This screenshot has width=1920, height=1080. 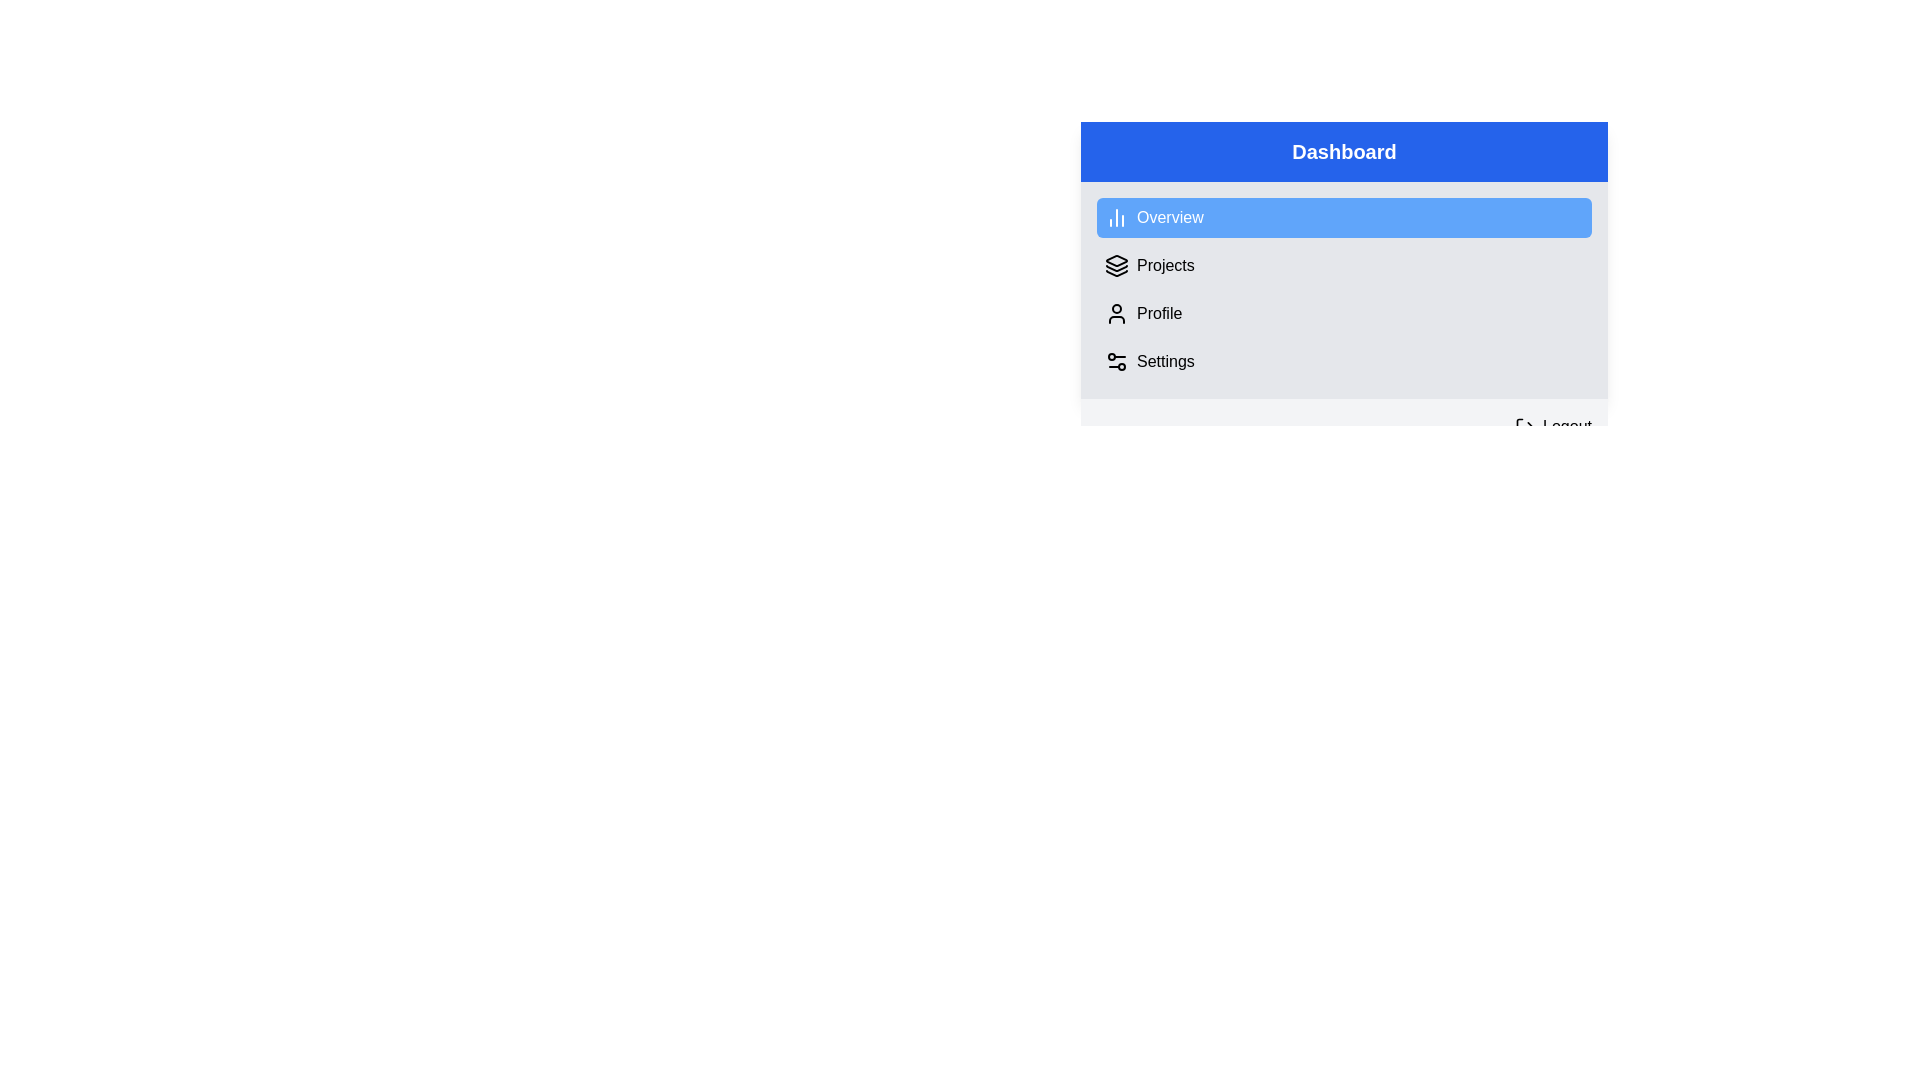 What do you see at coordinates (1116, 313) in the screenshot?
I see `the user icon represented by an SVG graphic with black outlines in the sidebar menu under the 'Profile' section, located to the left of the 'Profile' text label` at bounding box center [1116, 313].